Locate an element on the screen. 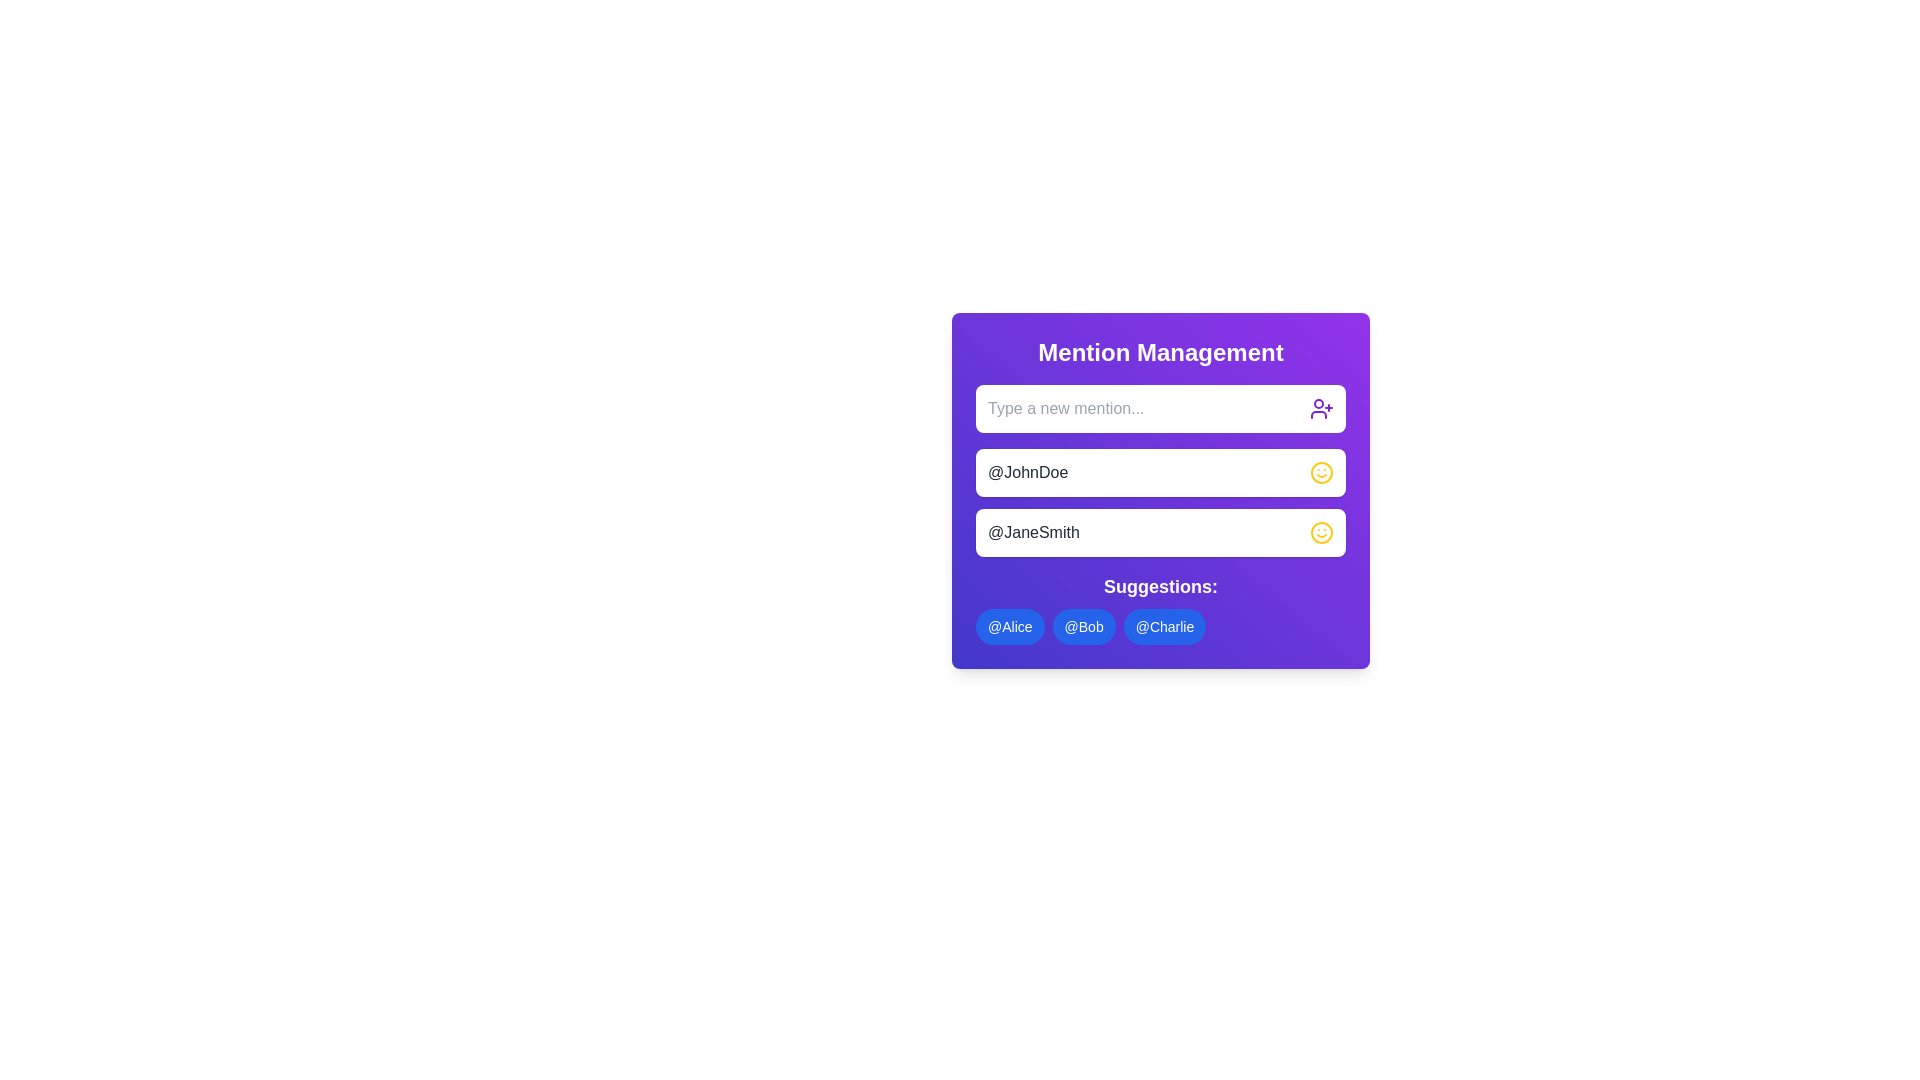 This screenshot has height=1080, width=1920. the yellow smiley face icon located at the right end of the '@JohnDoe' entry in the list is located at coordinates (1321, 473).